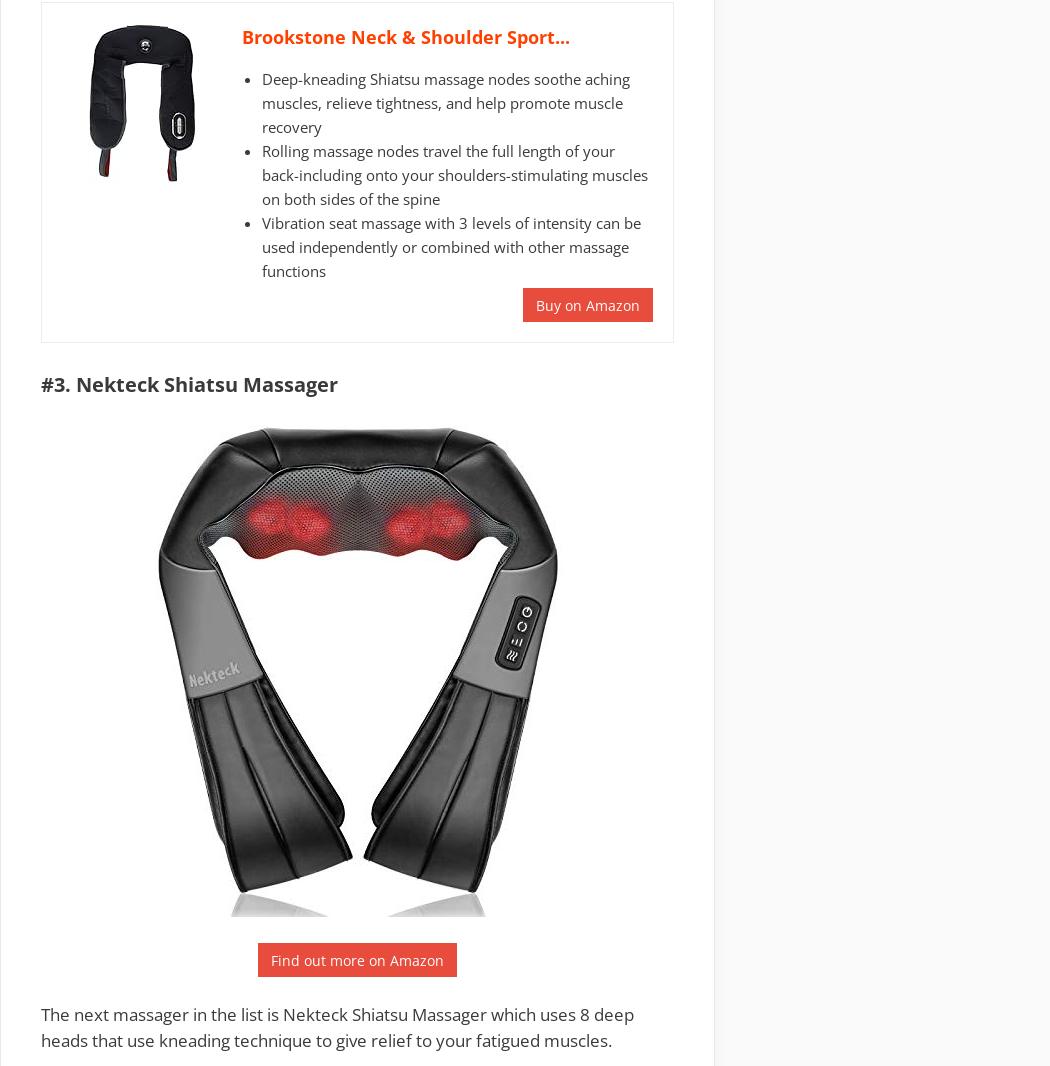  I want to click on 'The next massager in the list is', so click(162, 1014).